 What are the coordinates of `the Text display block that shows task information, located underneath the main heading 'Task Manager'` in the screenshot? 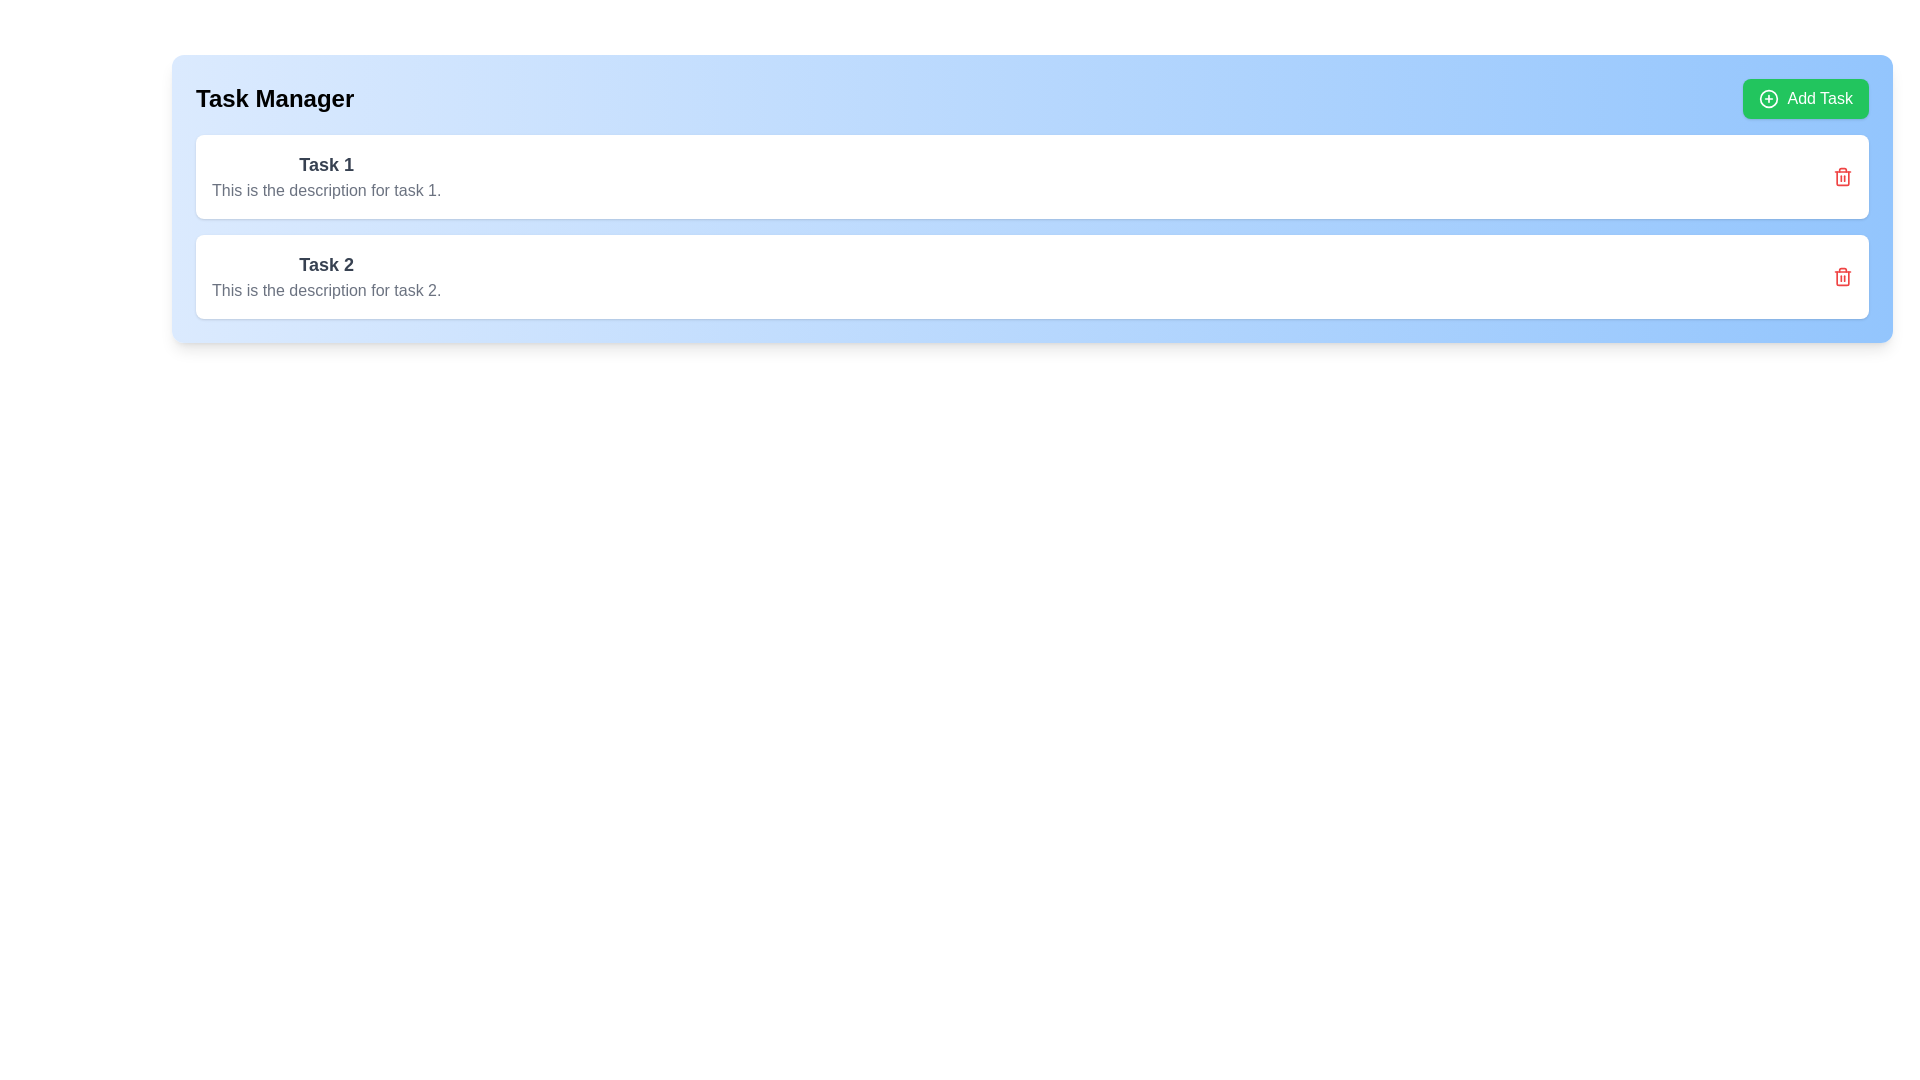 It's located at (326, 176).